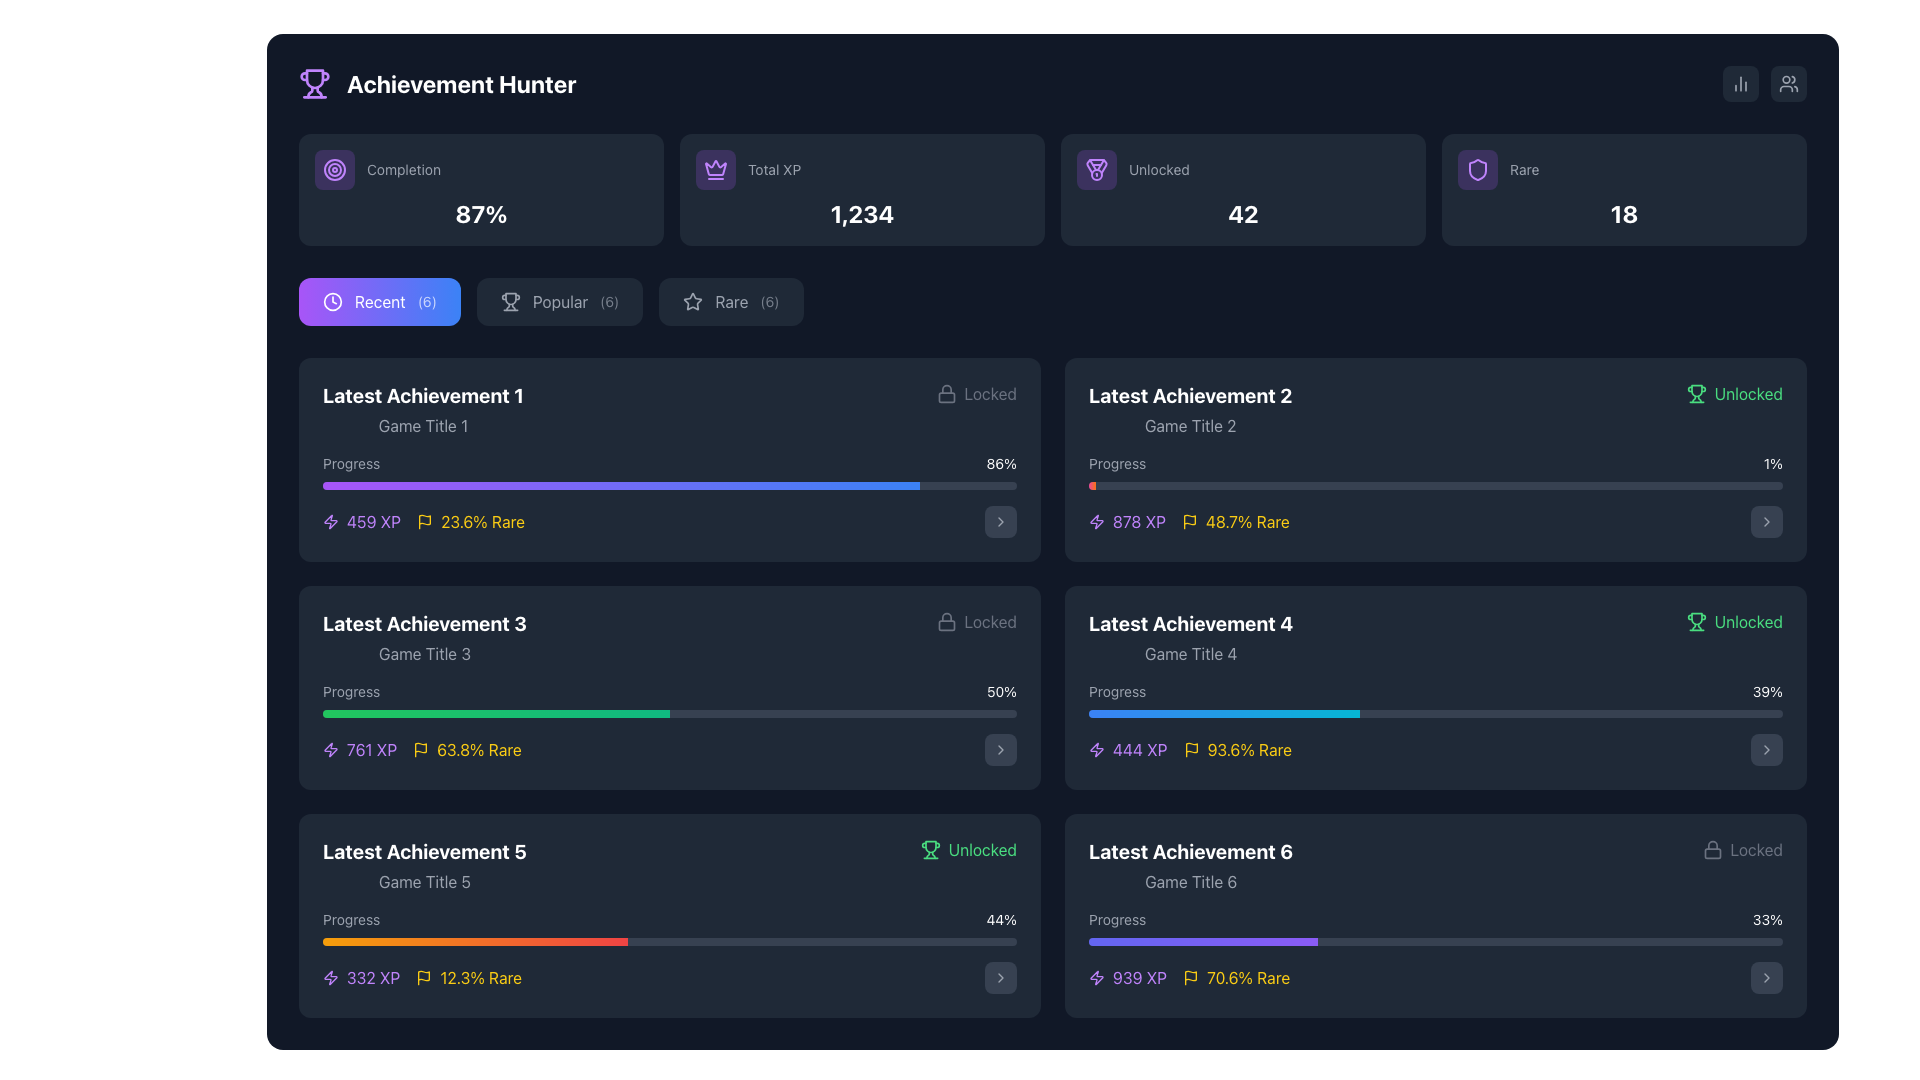  What do you see at coordinates (1247, 977) in the screenshot?
I see `the text displaying the rarity percentage of the achievement for 'Latest Achievement 6', which is located next to a flag icon in the list item` at bounding box center [1247, 977].